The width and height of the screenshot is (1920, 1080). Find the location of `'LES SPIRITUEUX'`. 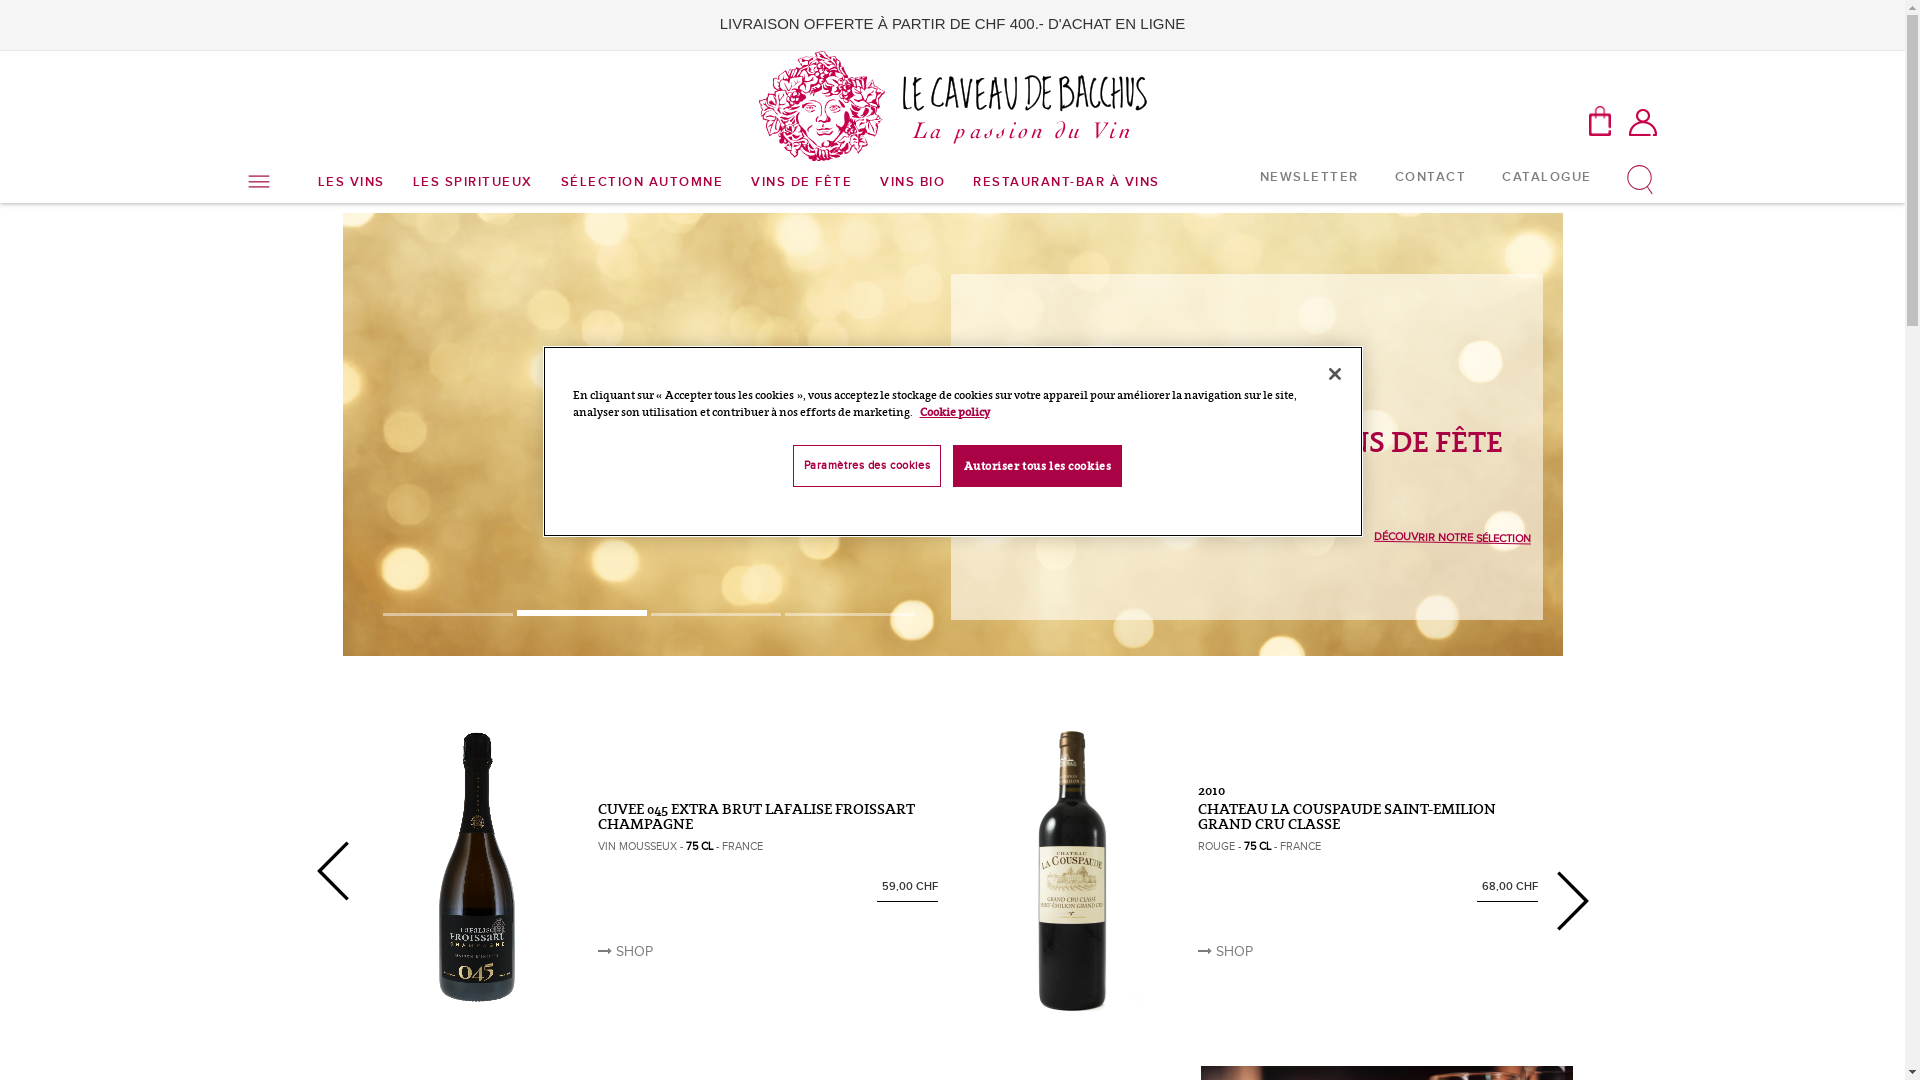

'LES SPIRITUEUX' is located at coordinates (411, 181).